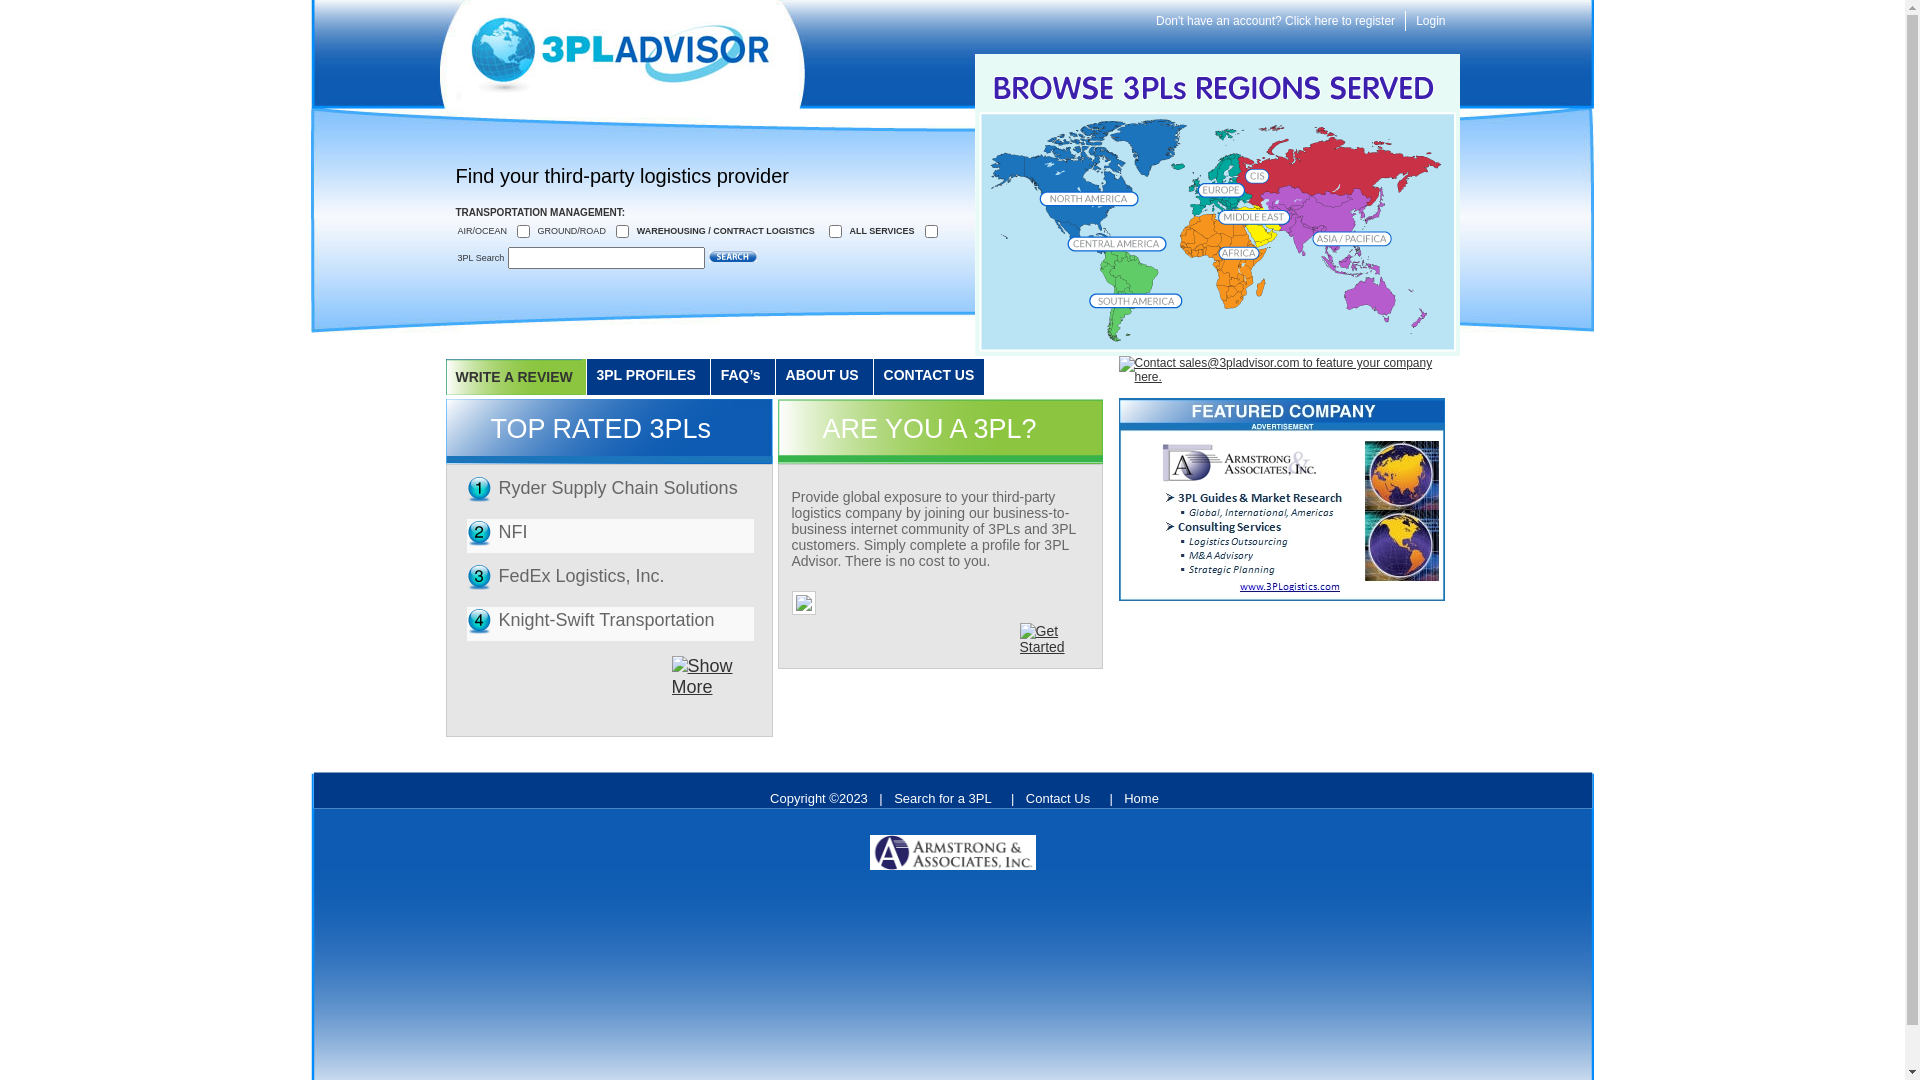 The image size is (1920, 1080). Describe the element at coordinates (873, 377) in the screenshot. I see `'CONTACT US'` at that location.